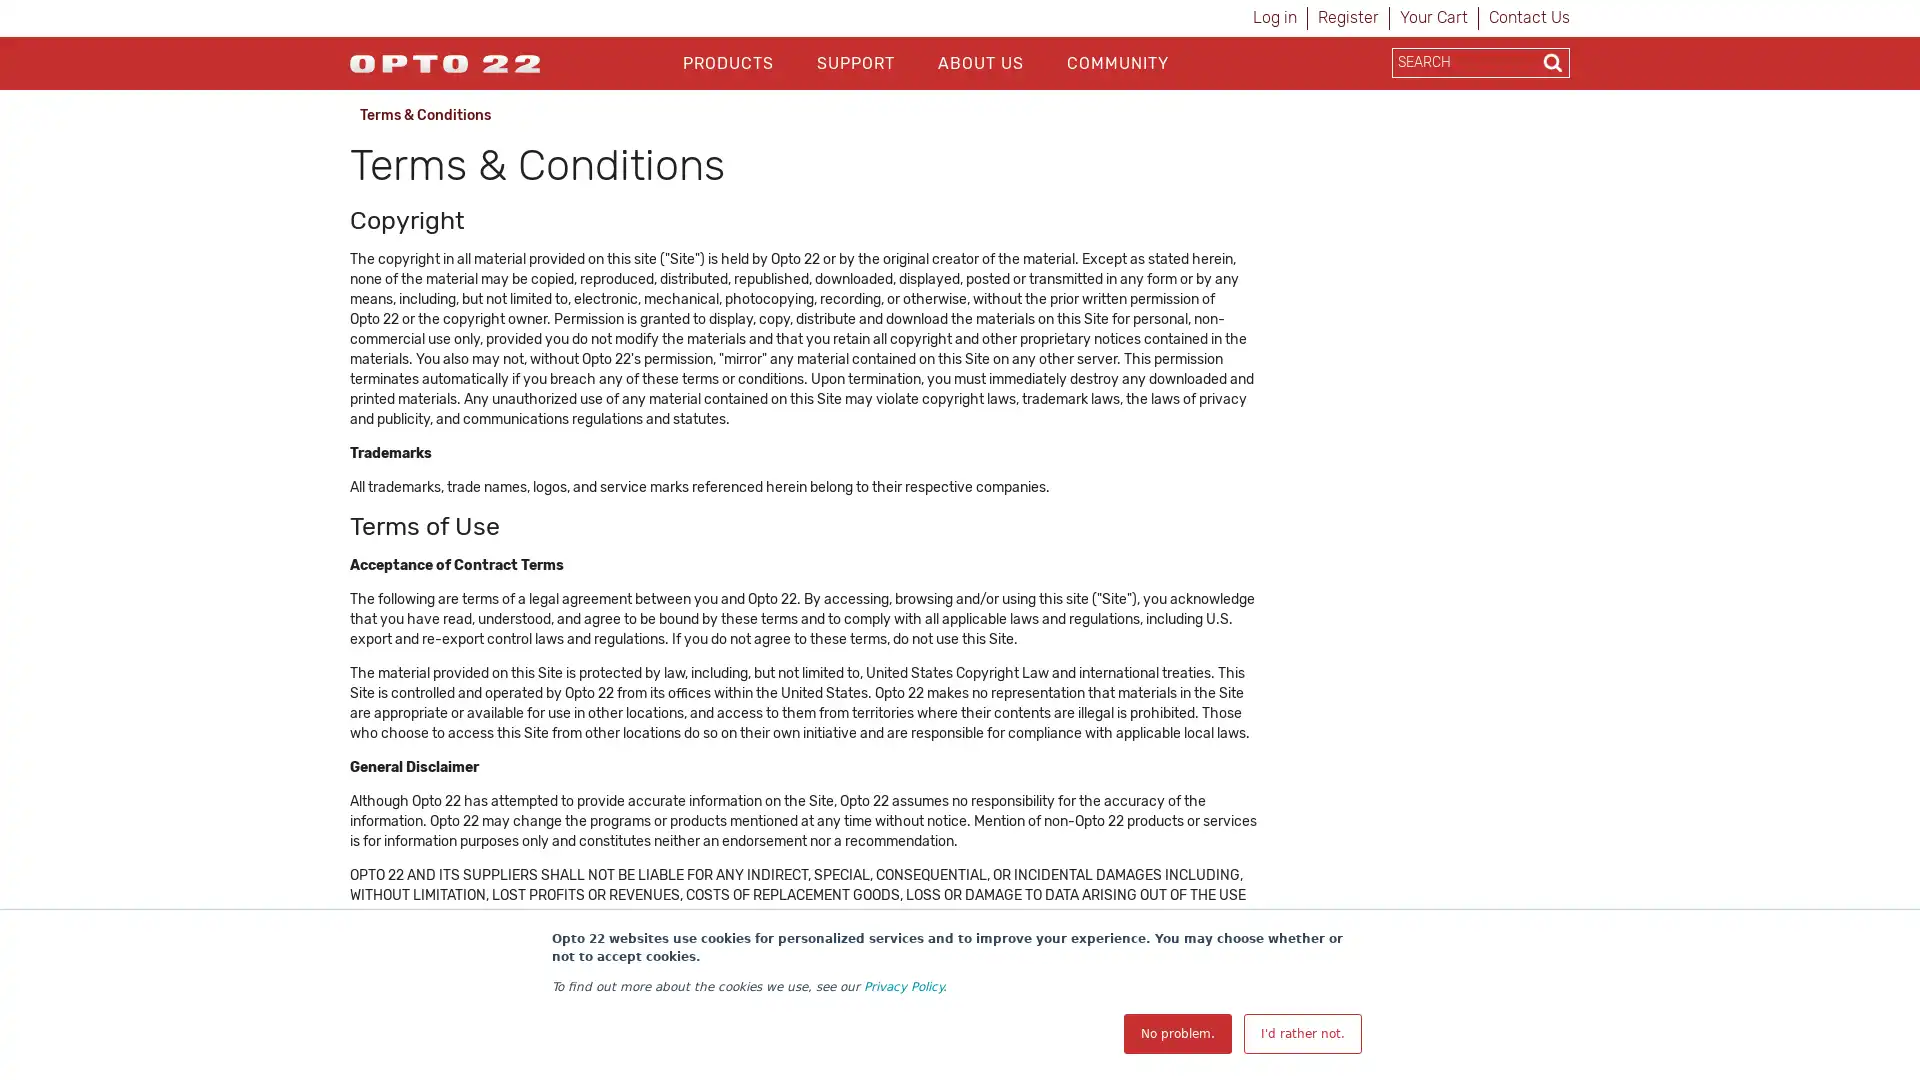 This screenshot has width=1920, height=1080. Describe the element at coordinates (1552, 60) in the screenshot. I see `Search` at that location.